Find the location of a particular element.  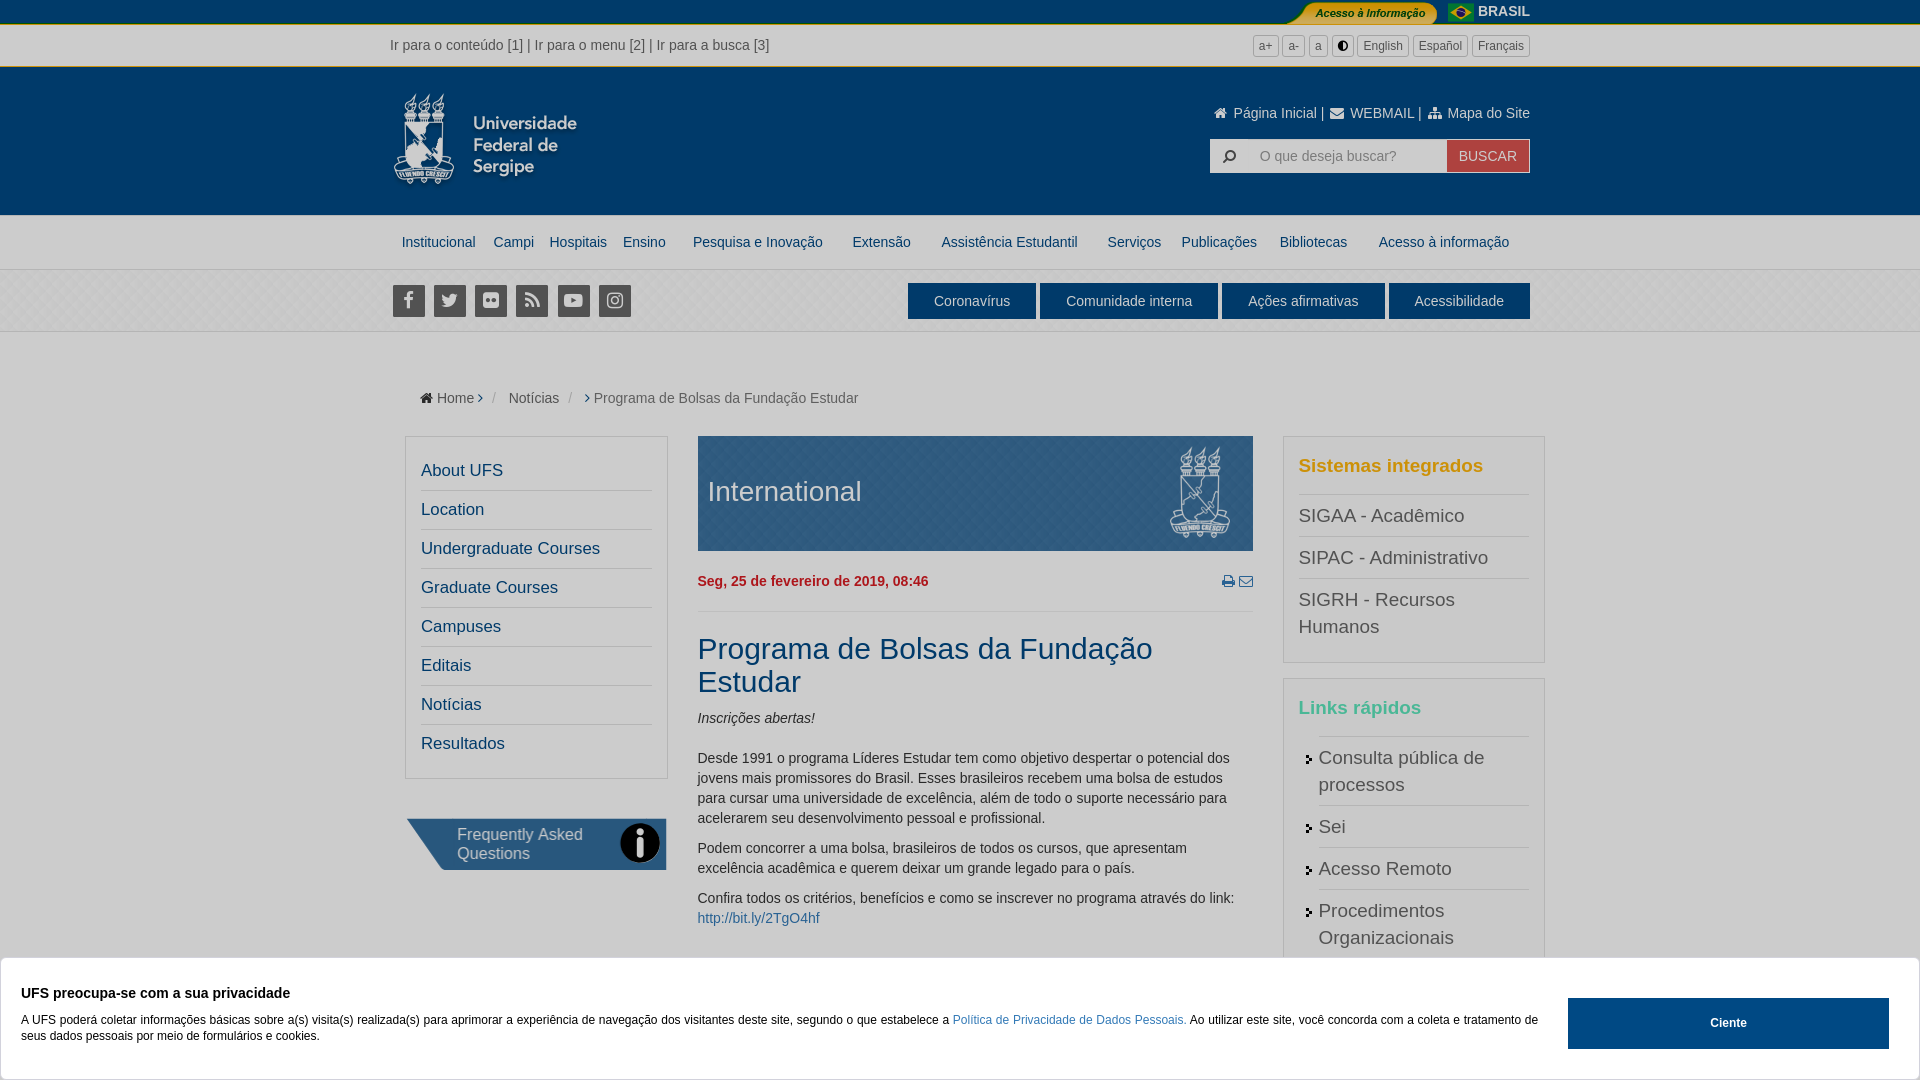

'English' is located at coordinates (1381, 45).